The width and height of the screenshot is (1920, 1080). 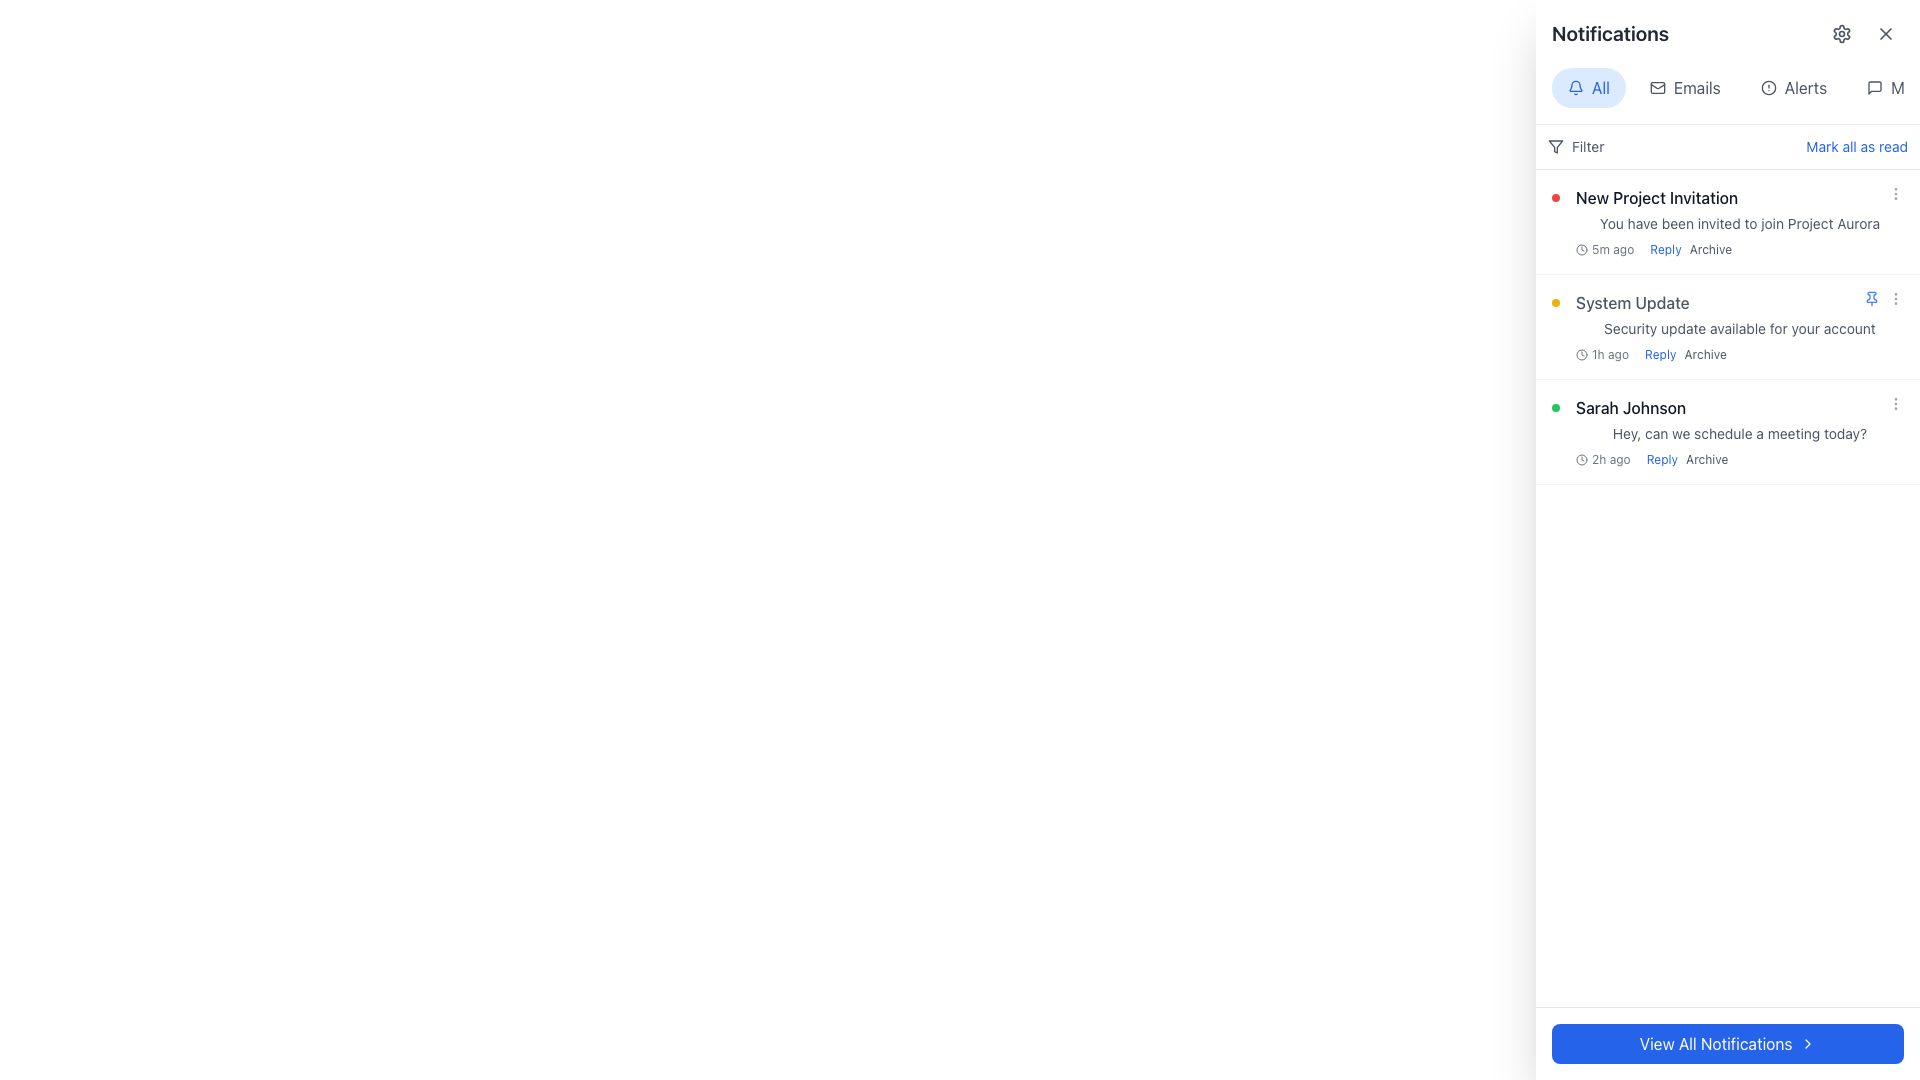 What do you see at coordinates (1581, 459) in the screenshot?
I see `the circular outline of the clock icon in the notification section to understand the context of the 'System Update' notification` at bounding box center [1581, 459].